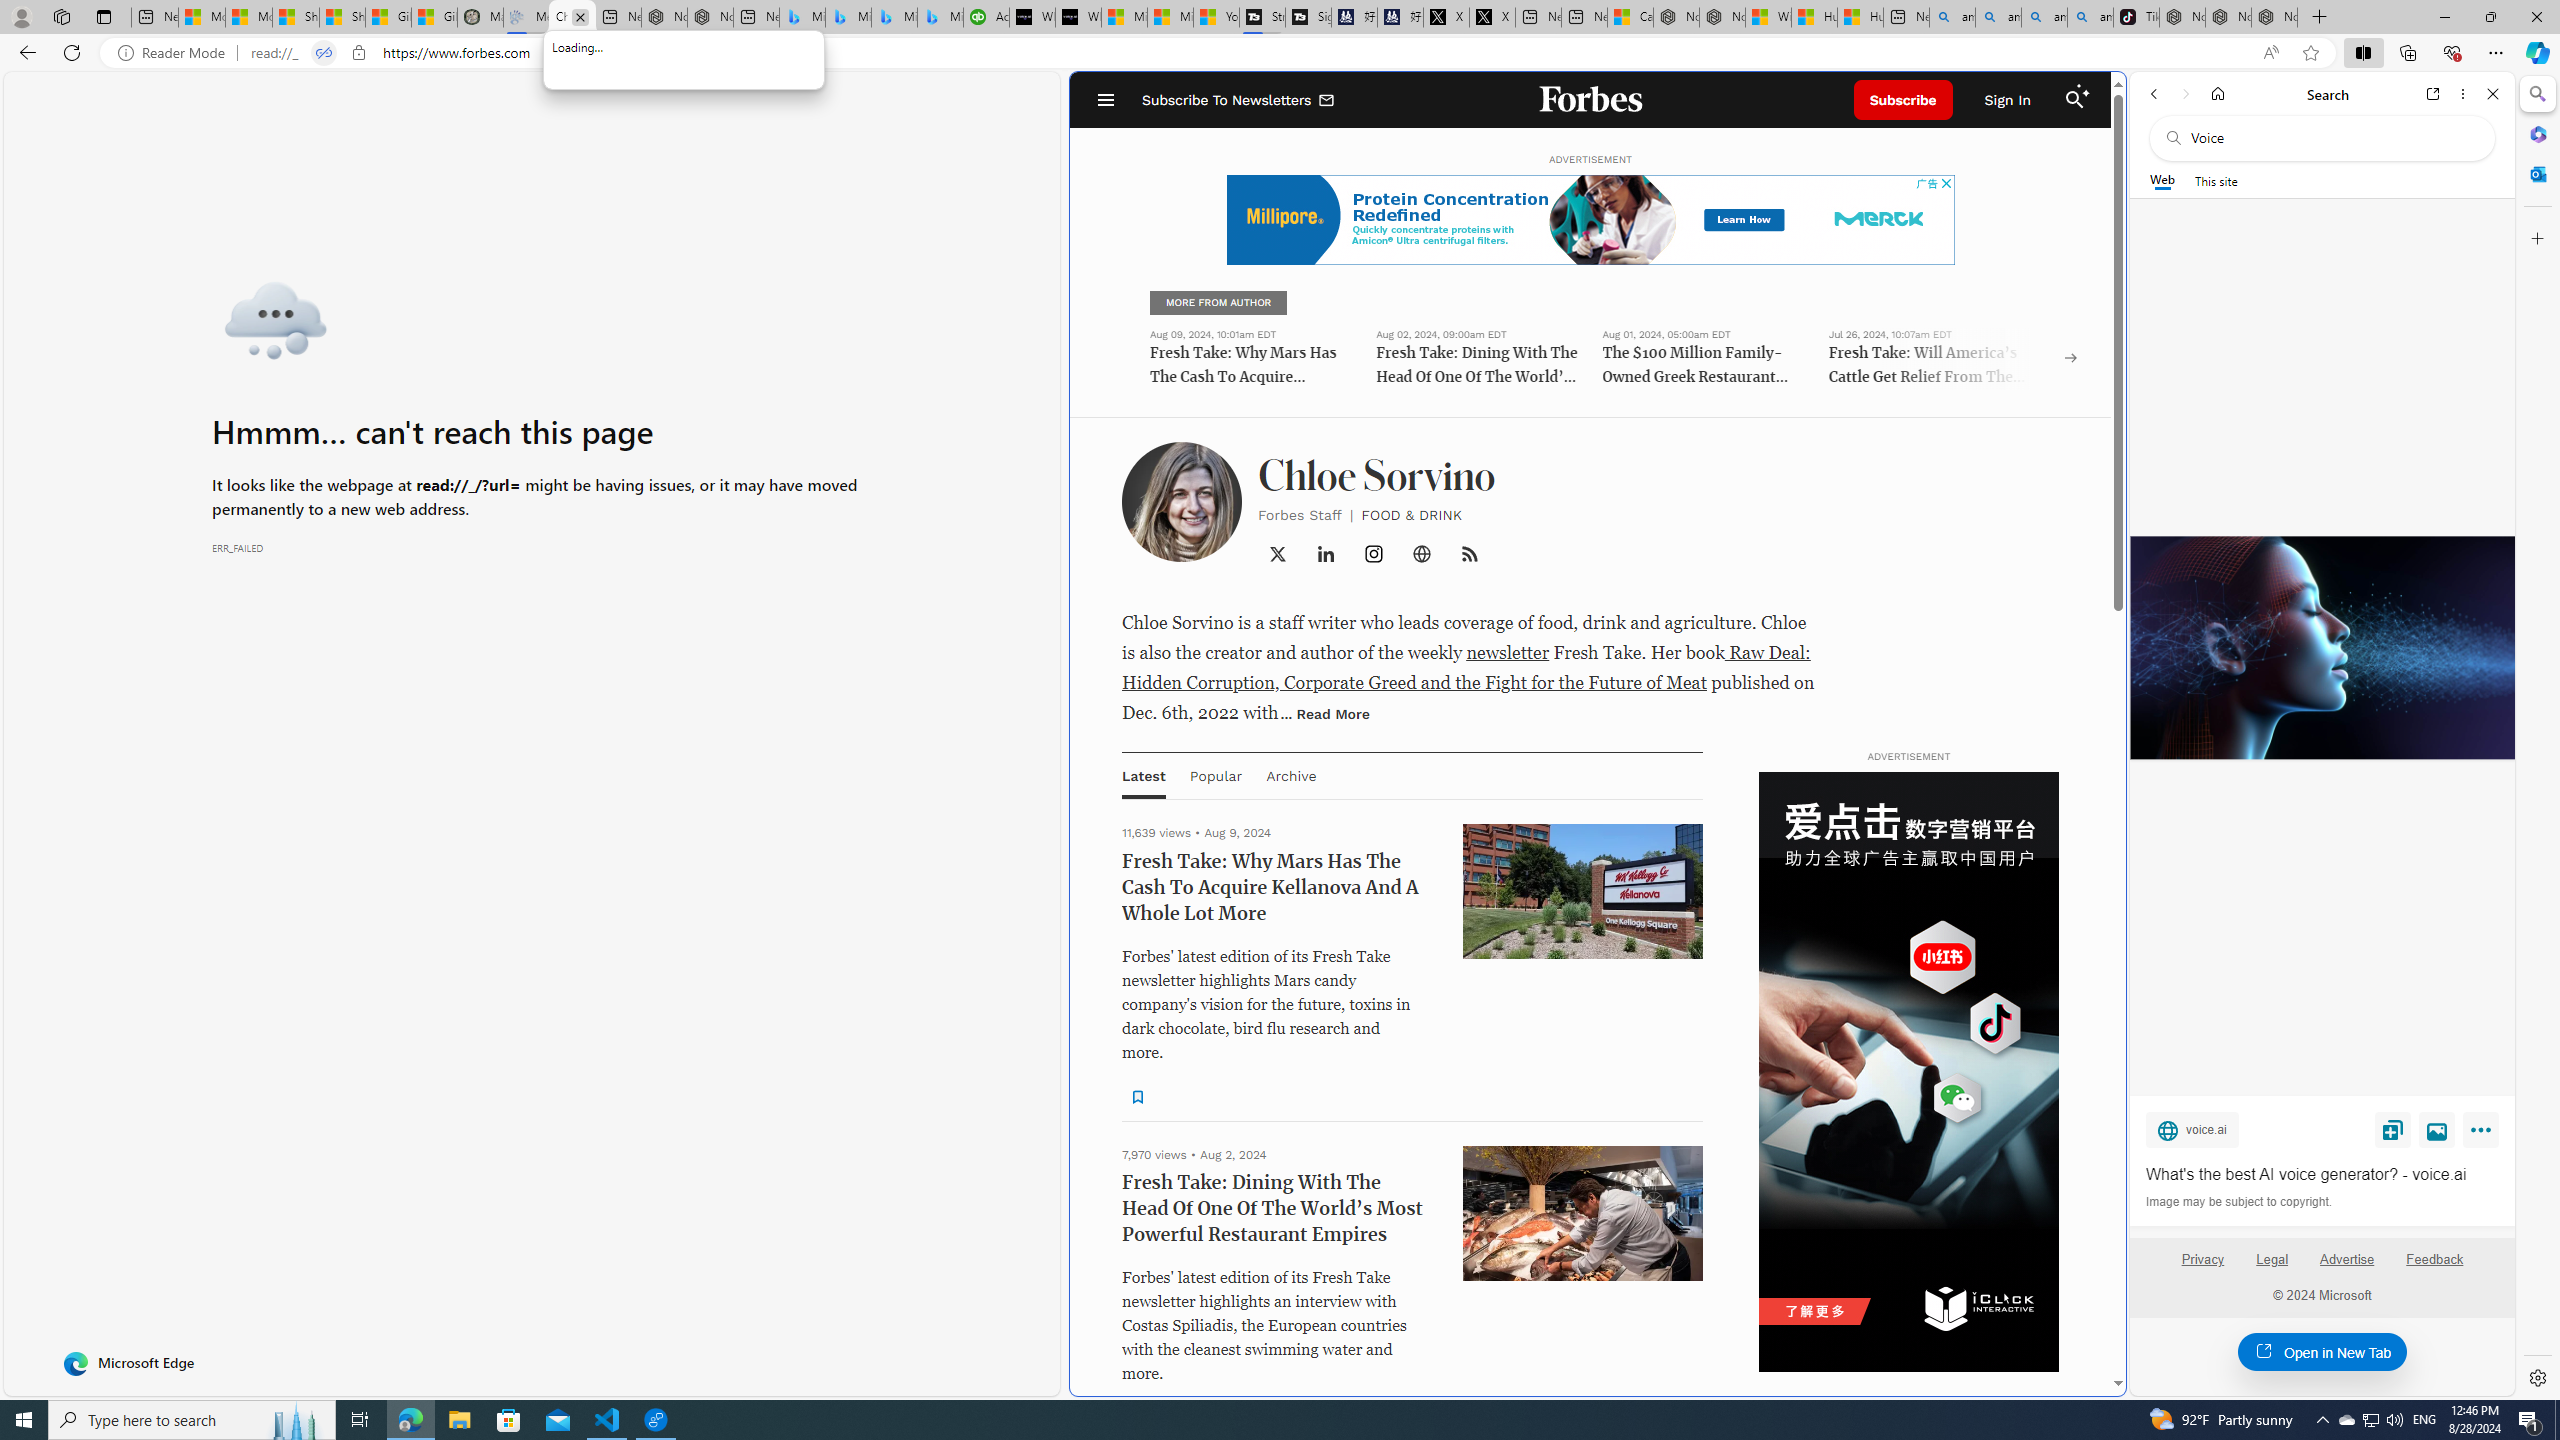 Image resolution: width=2560 pixels, height=1440 pixels. Describe the element at coordinates (2483, 1133) in the screenshot. I see `'More'` at that location.